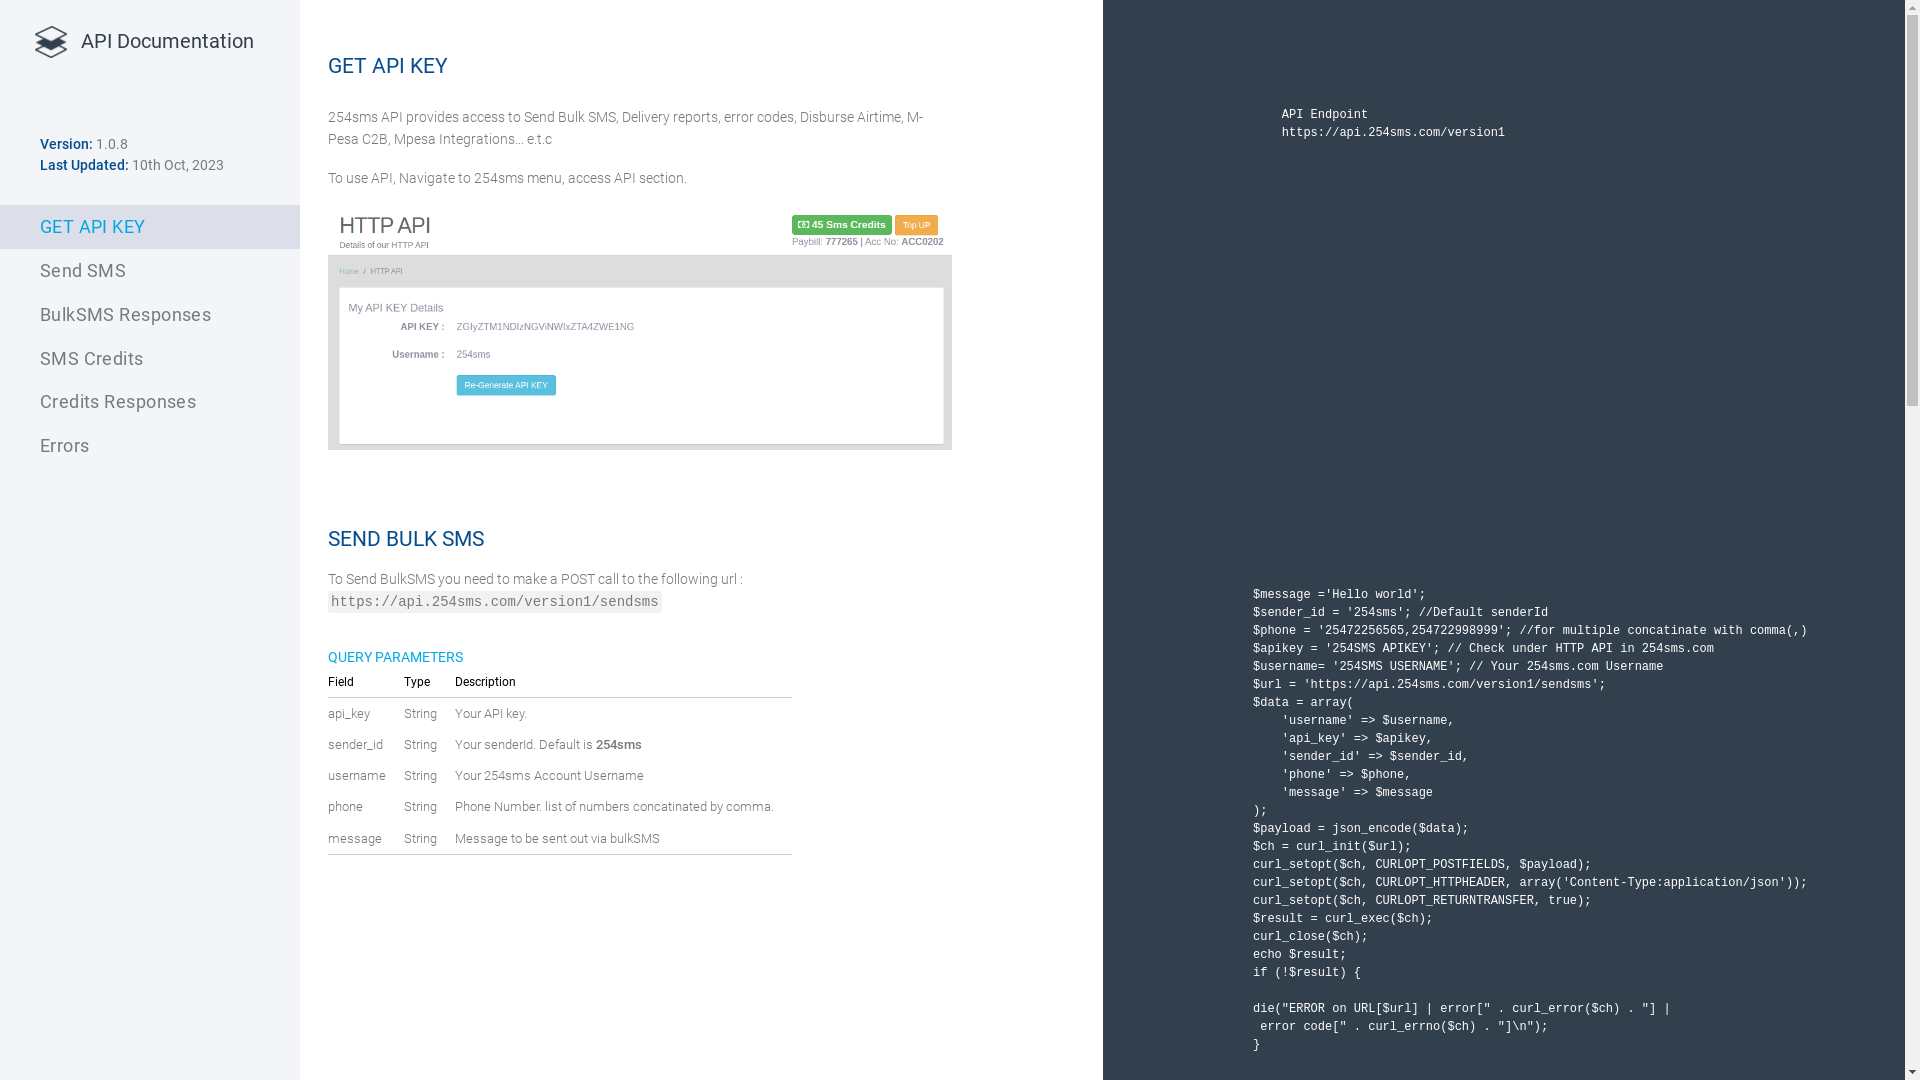 The width and height of the screenshot is (1920, 1080). What do you see at coordinates (148, 401) in the screenshot?
I see `'Credits Responses'` at bounding box center [148, 401].